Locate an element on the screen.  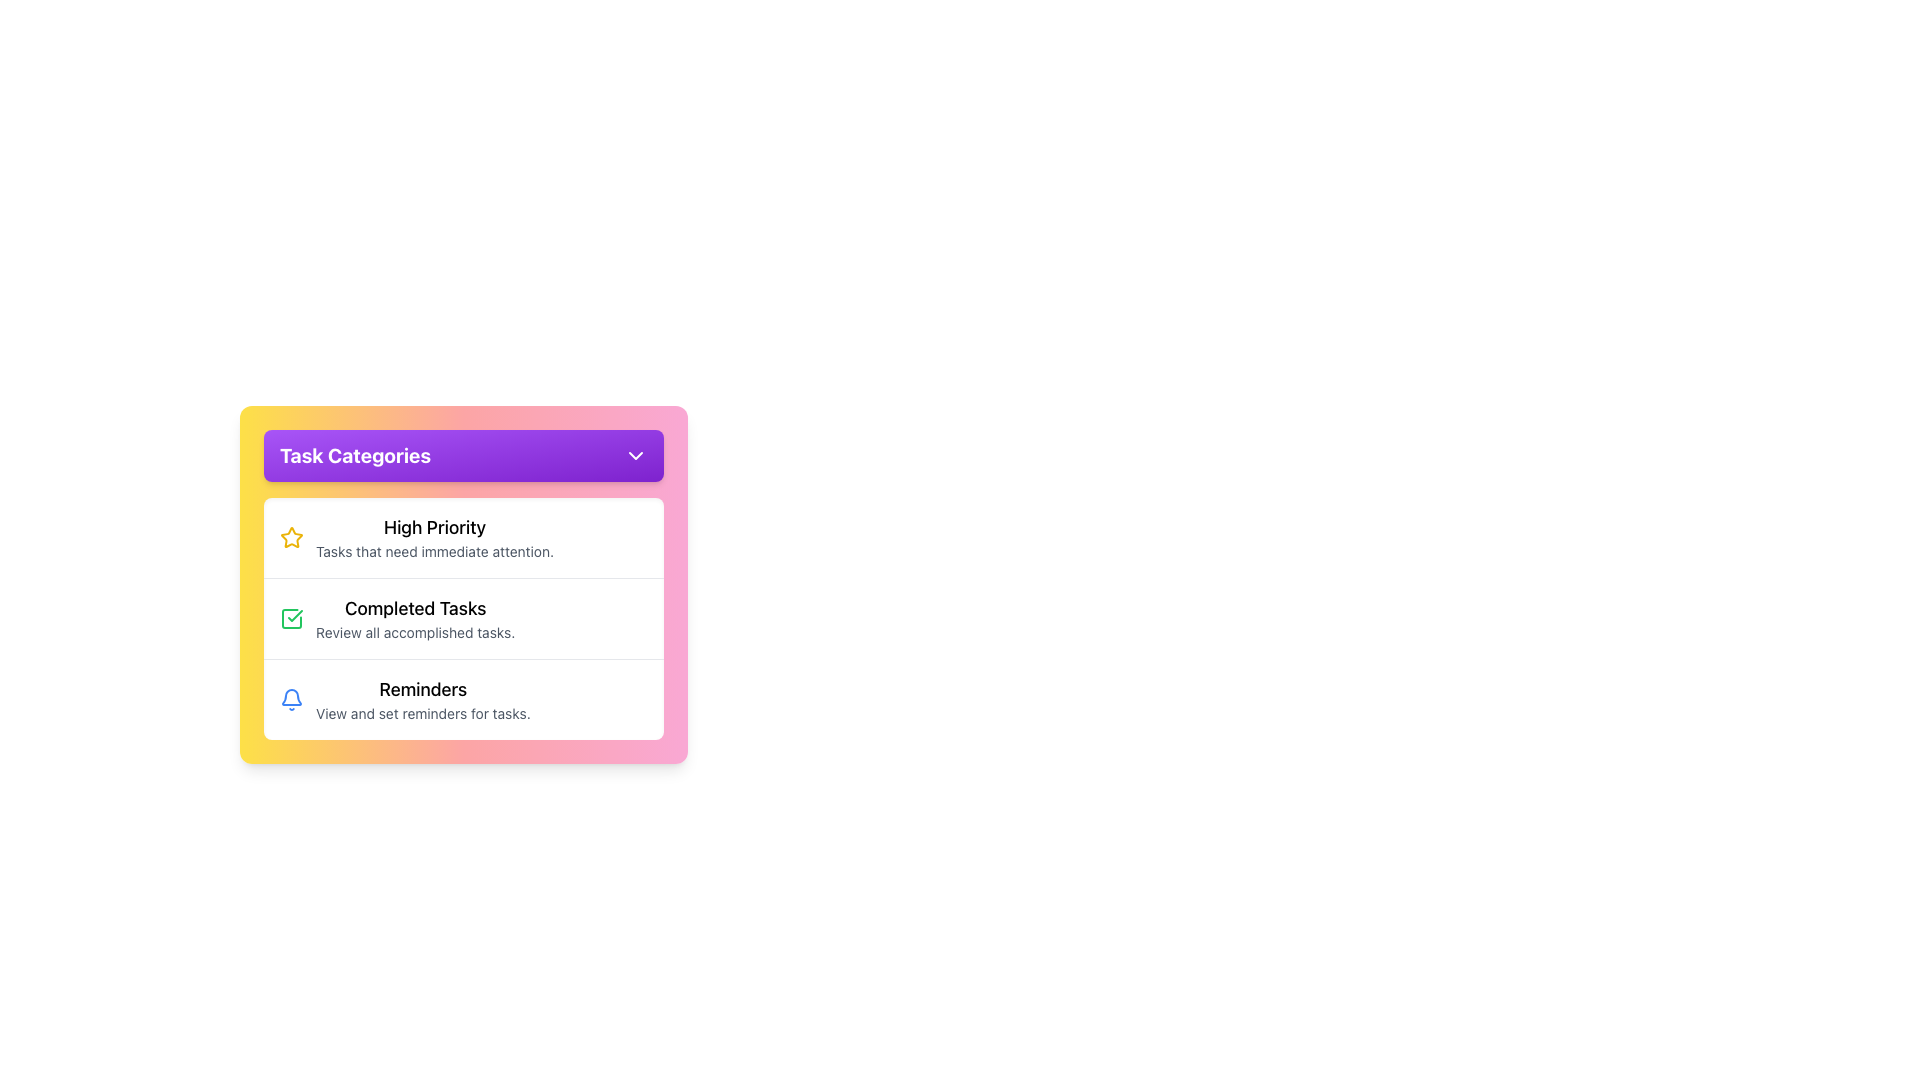
the Text Label located beneath the 'Reminders' title in the 'Task Categories' list, which provides additional information regarding its functionality is located at coordinates (422, 712).